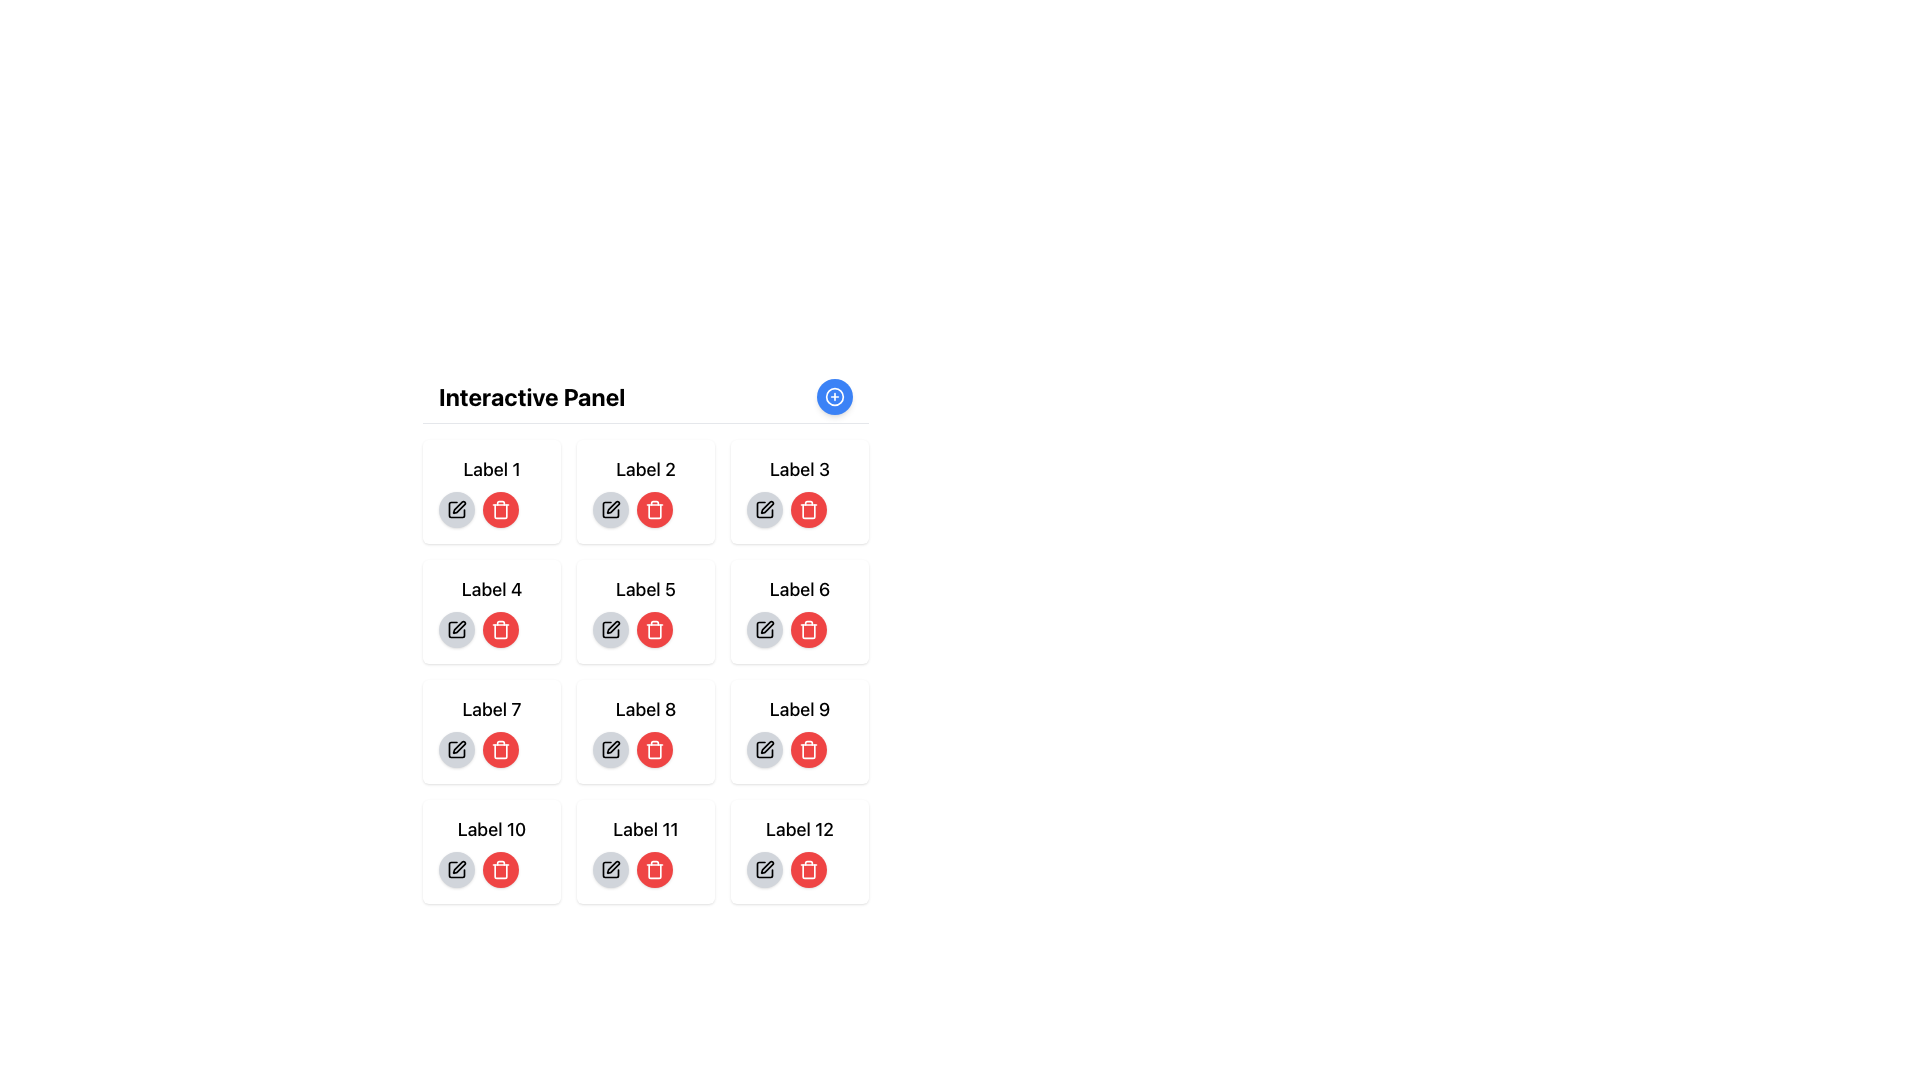 This screenshot has height=1080, width=1920. What do you see at coordinates (800, 611) in the screenshot?
I see `the delete button located beneath the 'Label 6' text, which is the rightmost button in the sixth item of a 3-column grid layout` at bounding box center [800, 611].